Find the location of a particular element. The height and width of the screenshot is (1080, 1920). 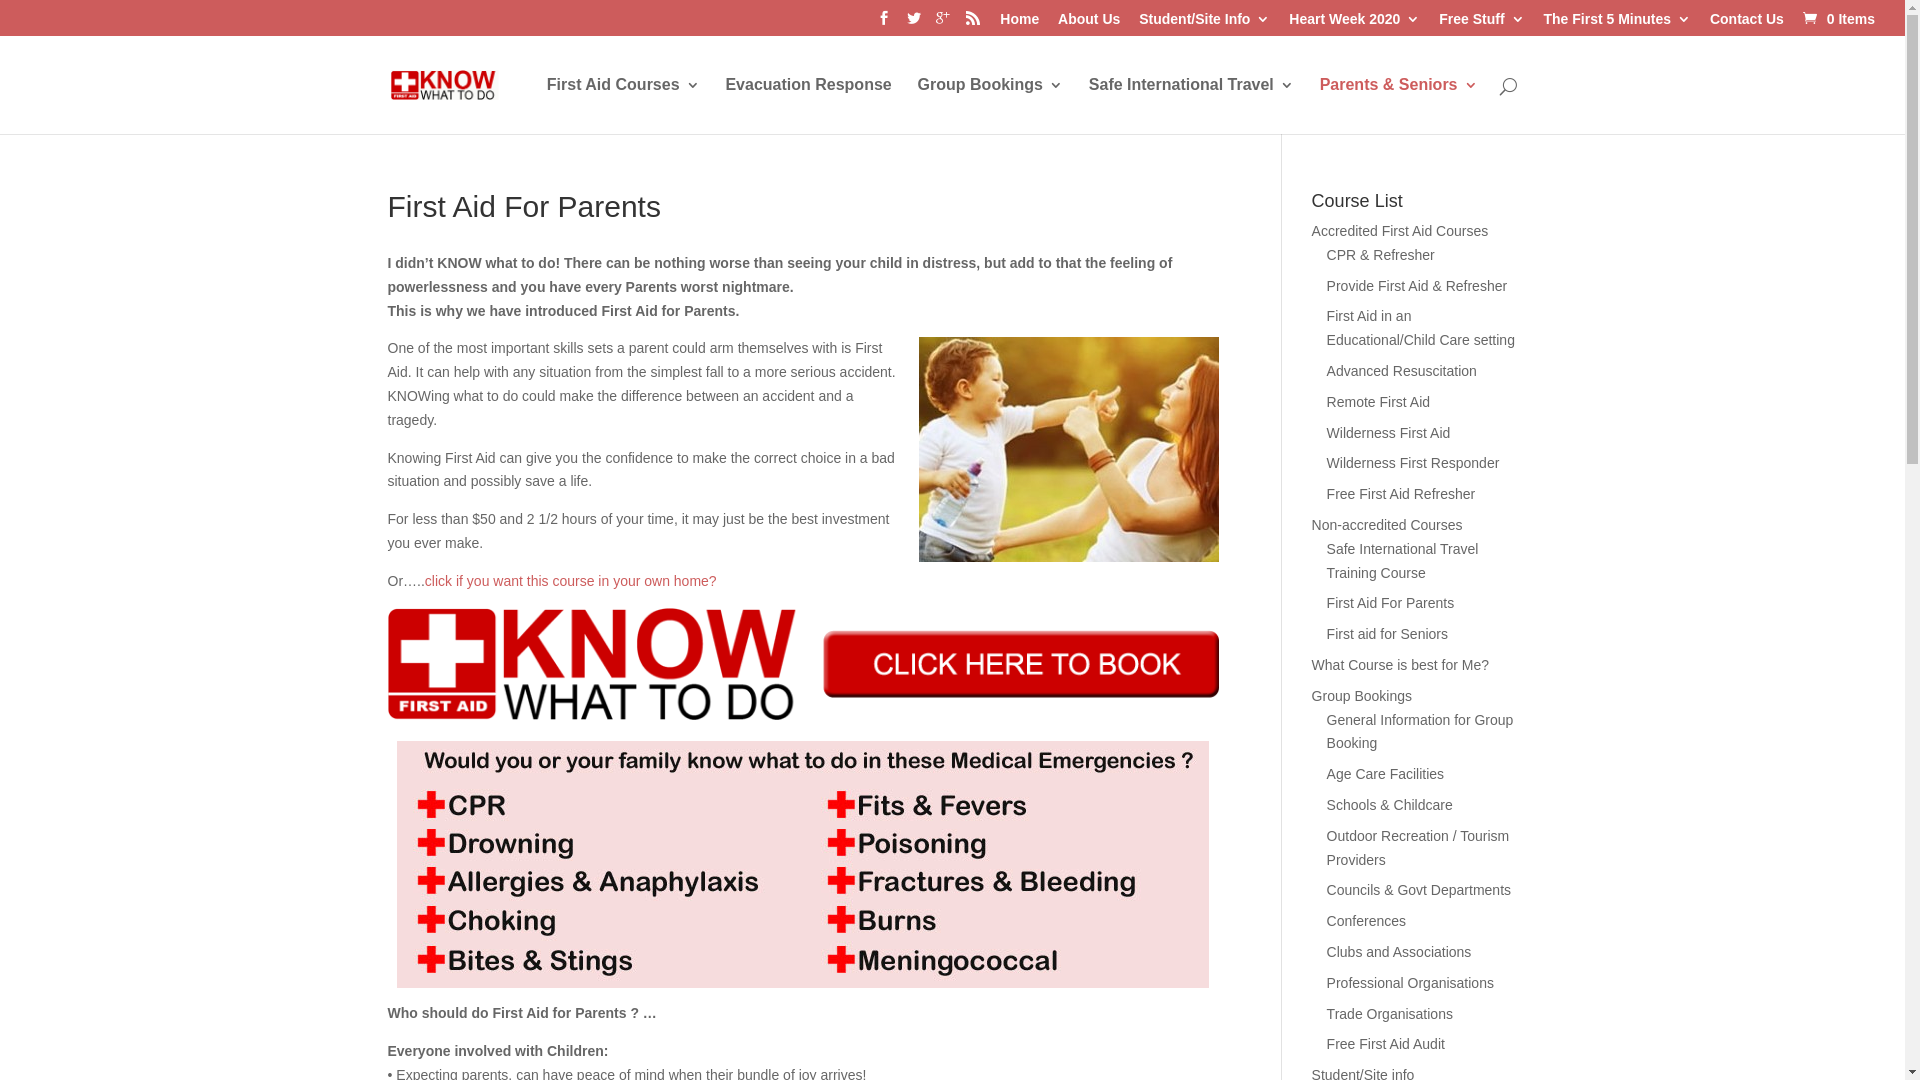

'About Us' is located at coordinates (1088, 24).